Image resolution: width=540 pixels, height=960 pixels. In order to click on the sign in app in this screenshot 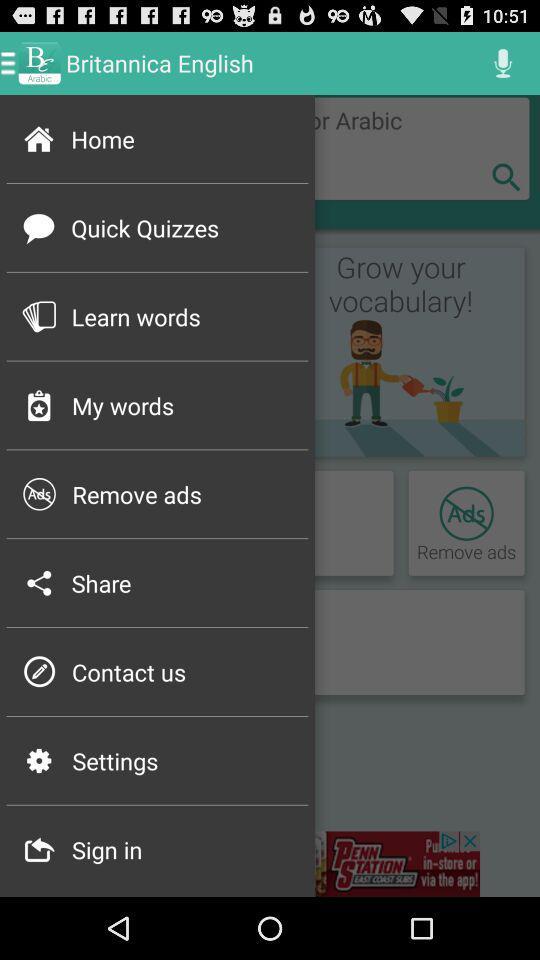, I will do `click(183, 848)`.